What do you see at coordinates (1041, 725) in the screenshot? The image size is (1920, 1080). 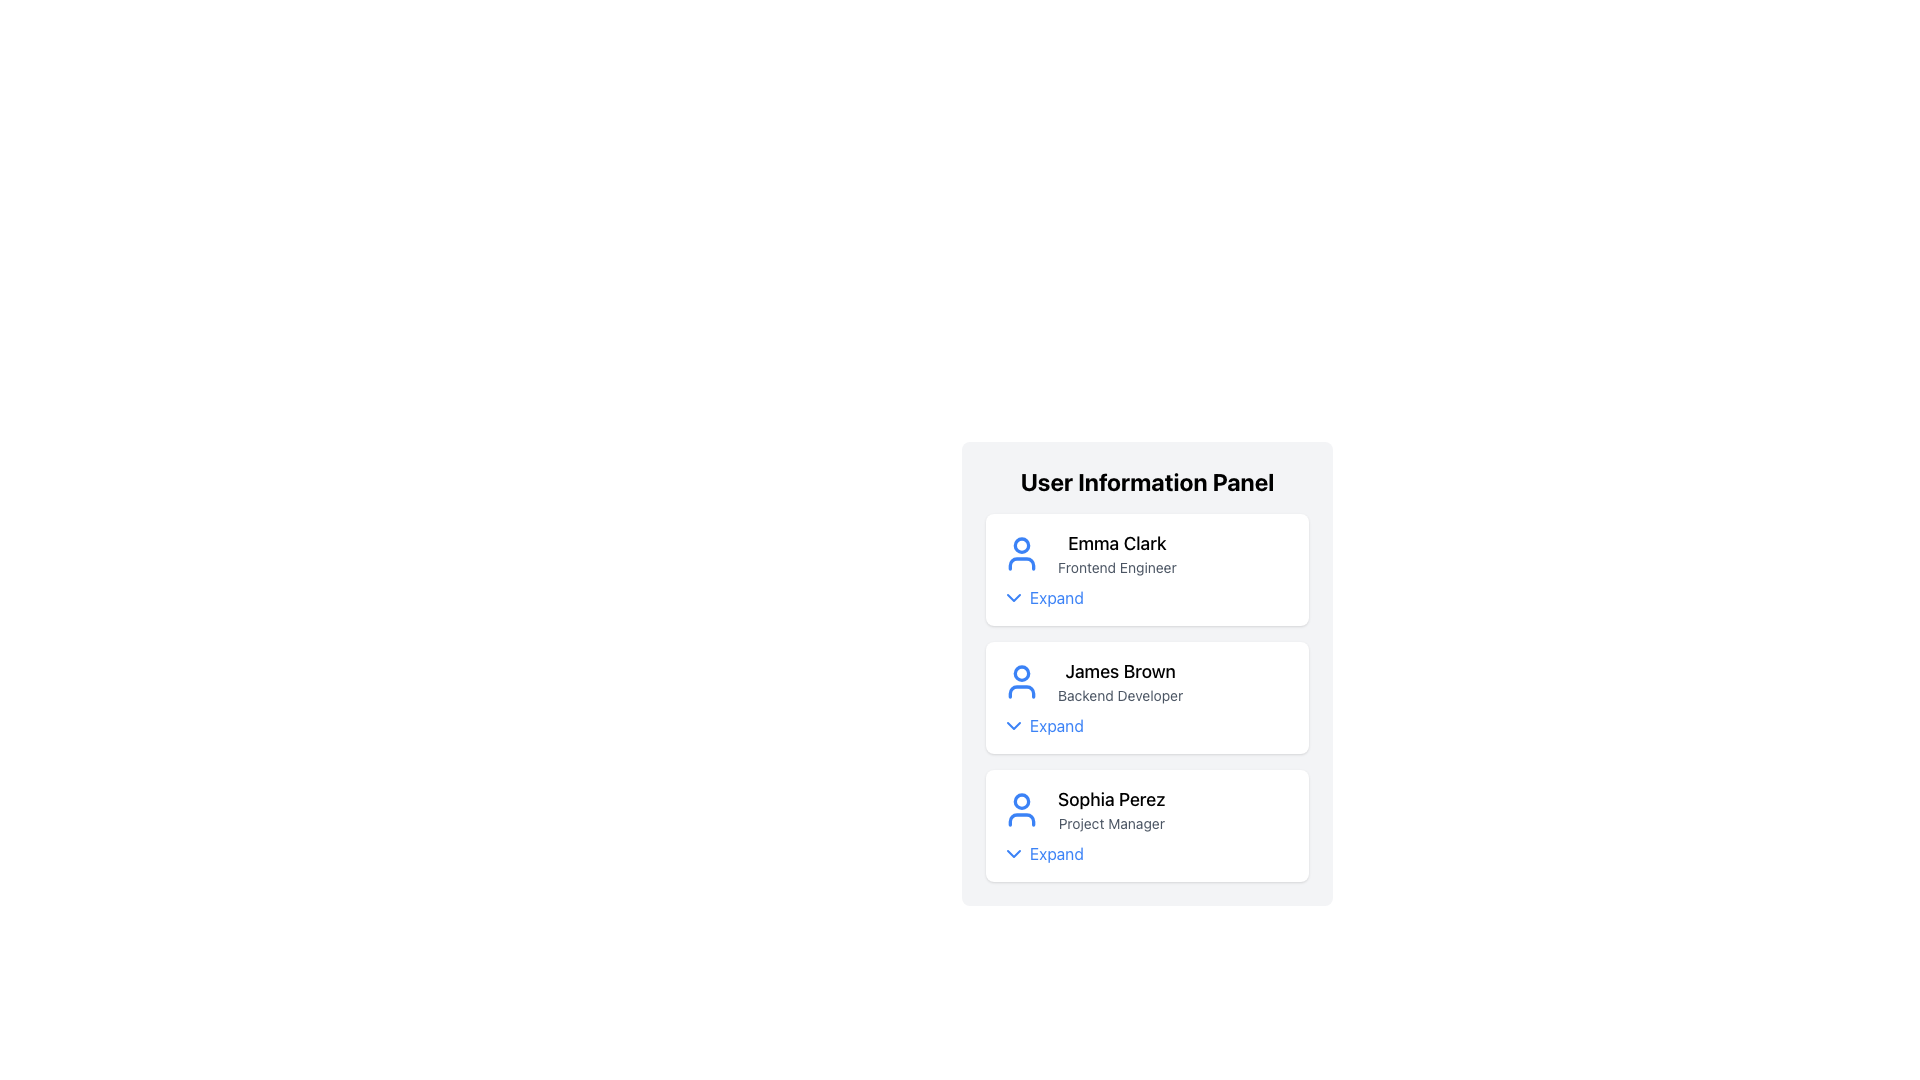 I see `the toggle button located beneath the name 'James Brown' and job title 'Backend Developer' in the second user card of the User Information Panel` at bounding box center [1041, 725].